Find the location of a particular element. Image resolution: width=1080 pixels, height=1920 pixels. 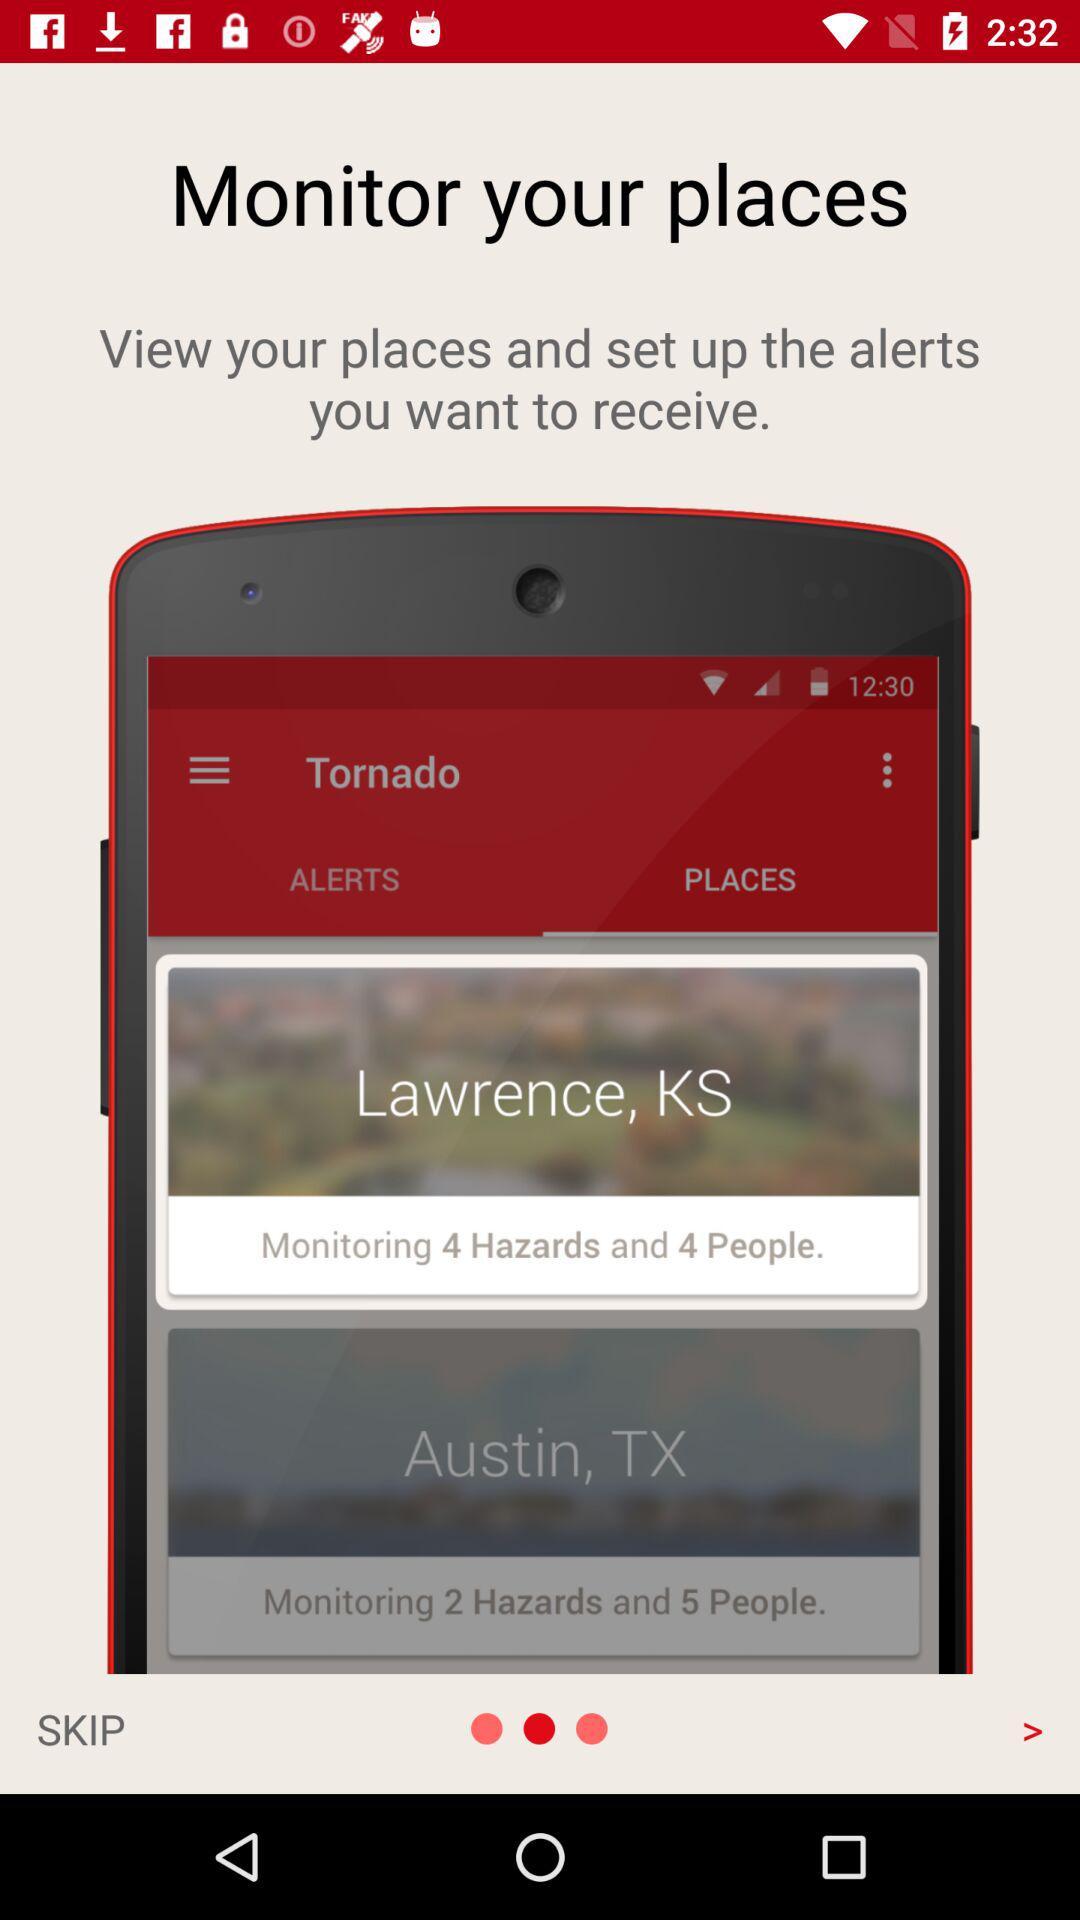

the > at the bottom right corner is located at coordinates (891, 1727).